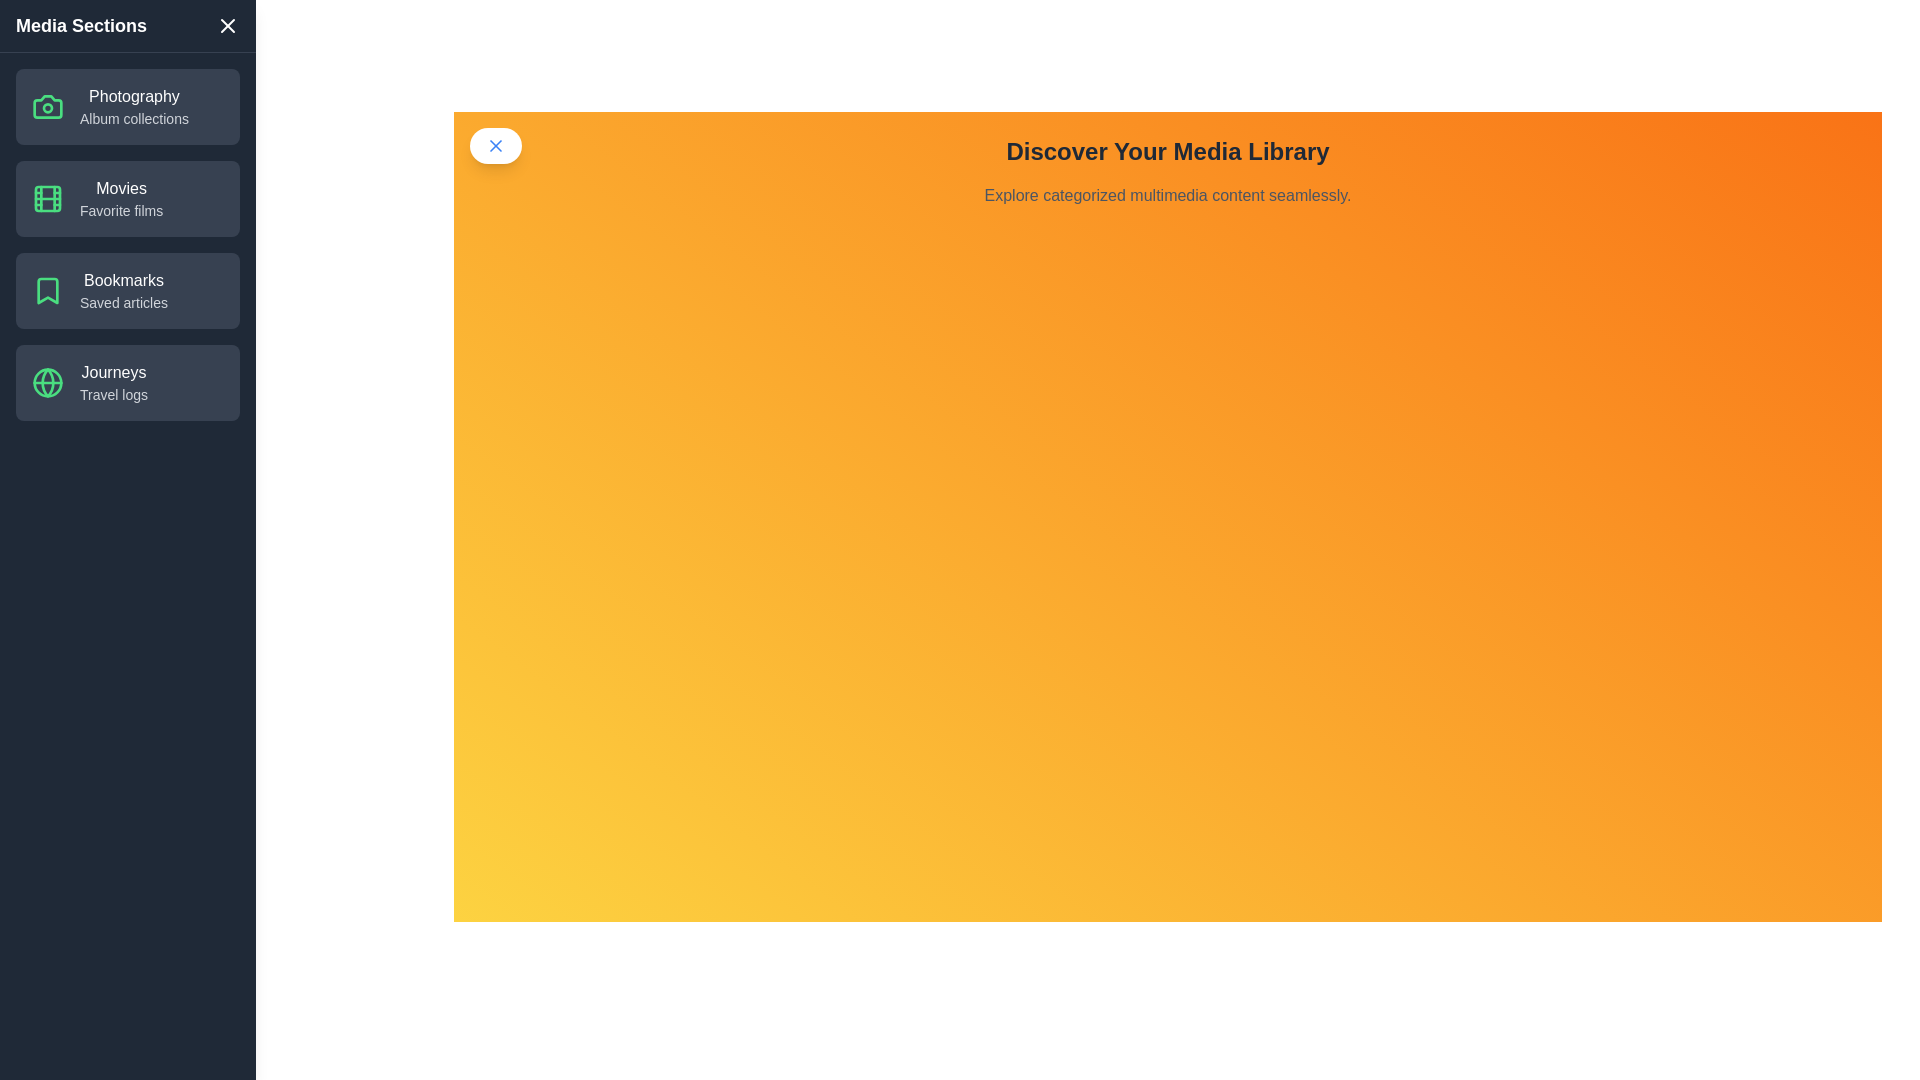 The image size is (1920, 1080). I want to click on the category Photography from the list, so click(127, 107).